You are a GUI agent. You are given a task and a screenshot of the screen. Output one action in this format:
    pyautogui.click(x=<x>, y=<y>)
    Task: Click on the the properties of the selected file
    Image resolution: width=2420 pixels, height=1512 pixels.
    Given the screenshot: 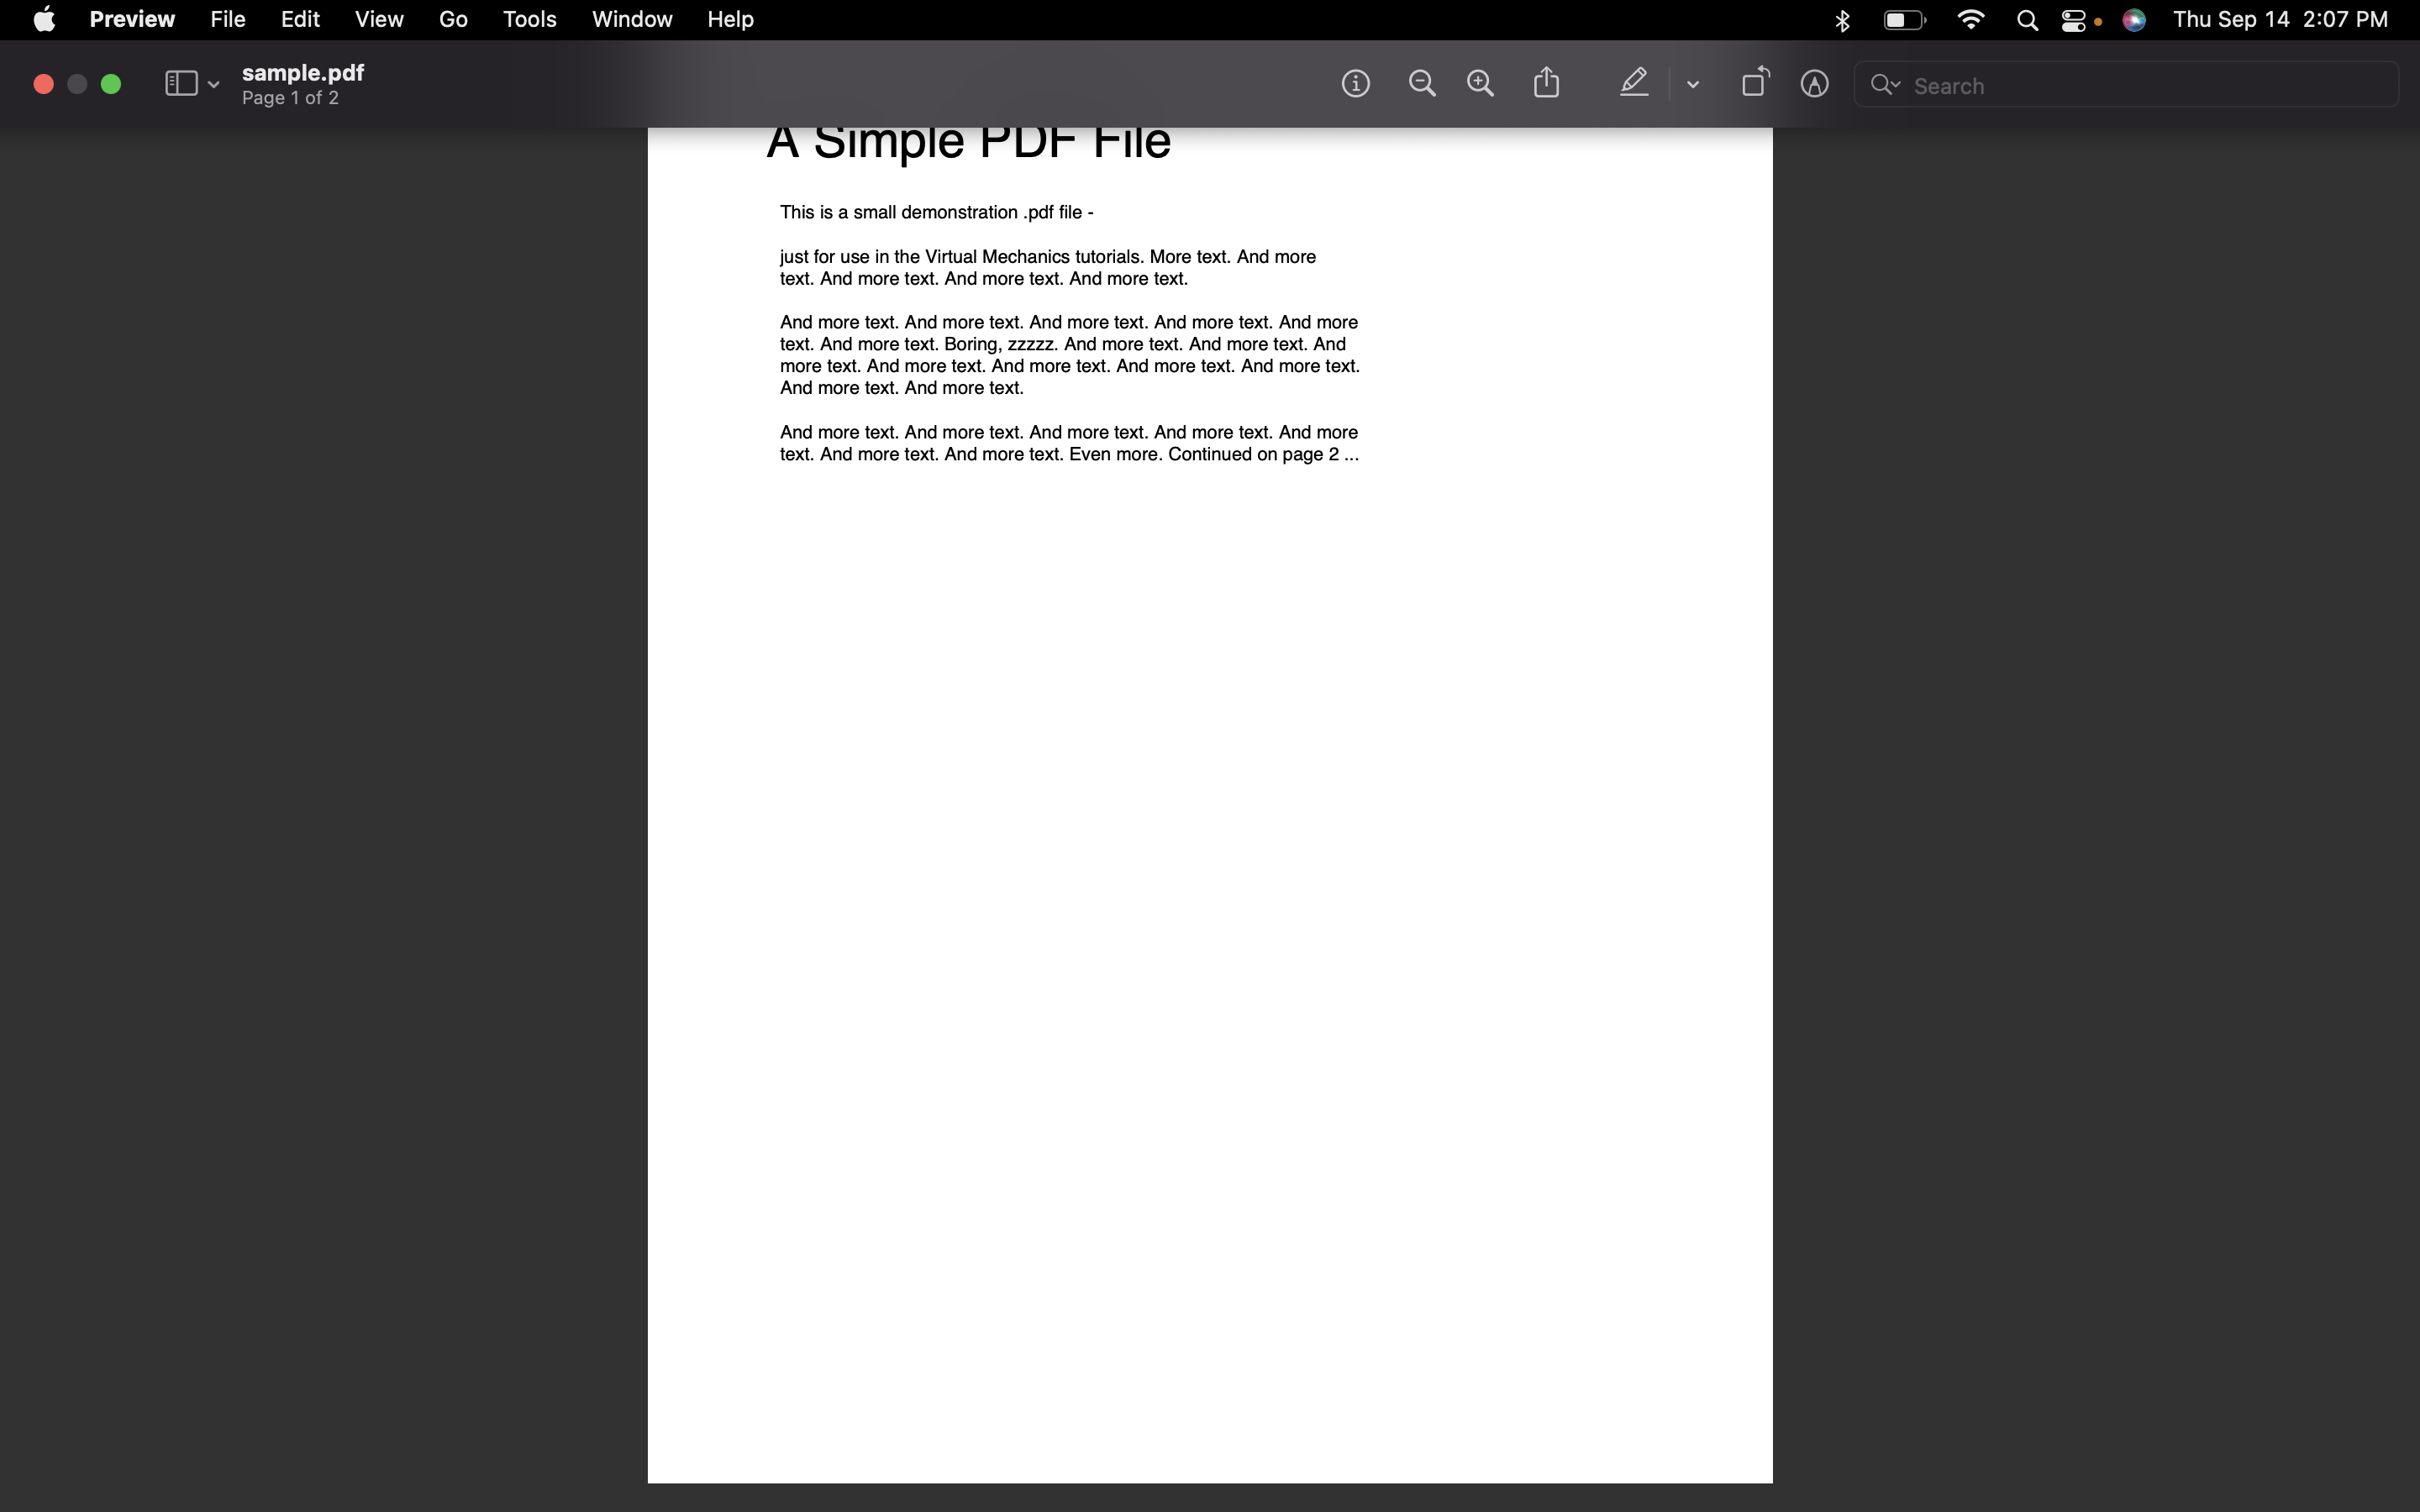 What is the action you would take?
    pyautogui.click(x=230, y=18)
    